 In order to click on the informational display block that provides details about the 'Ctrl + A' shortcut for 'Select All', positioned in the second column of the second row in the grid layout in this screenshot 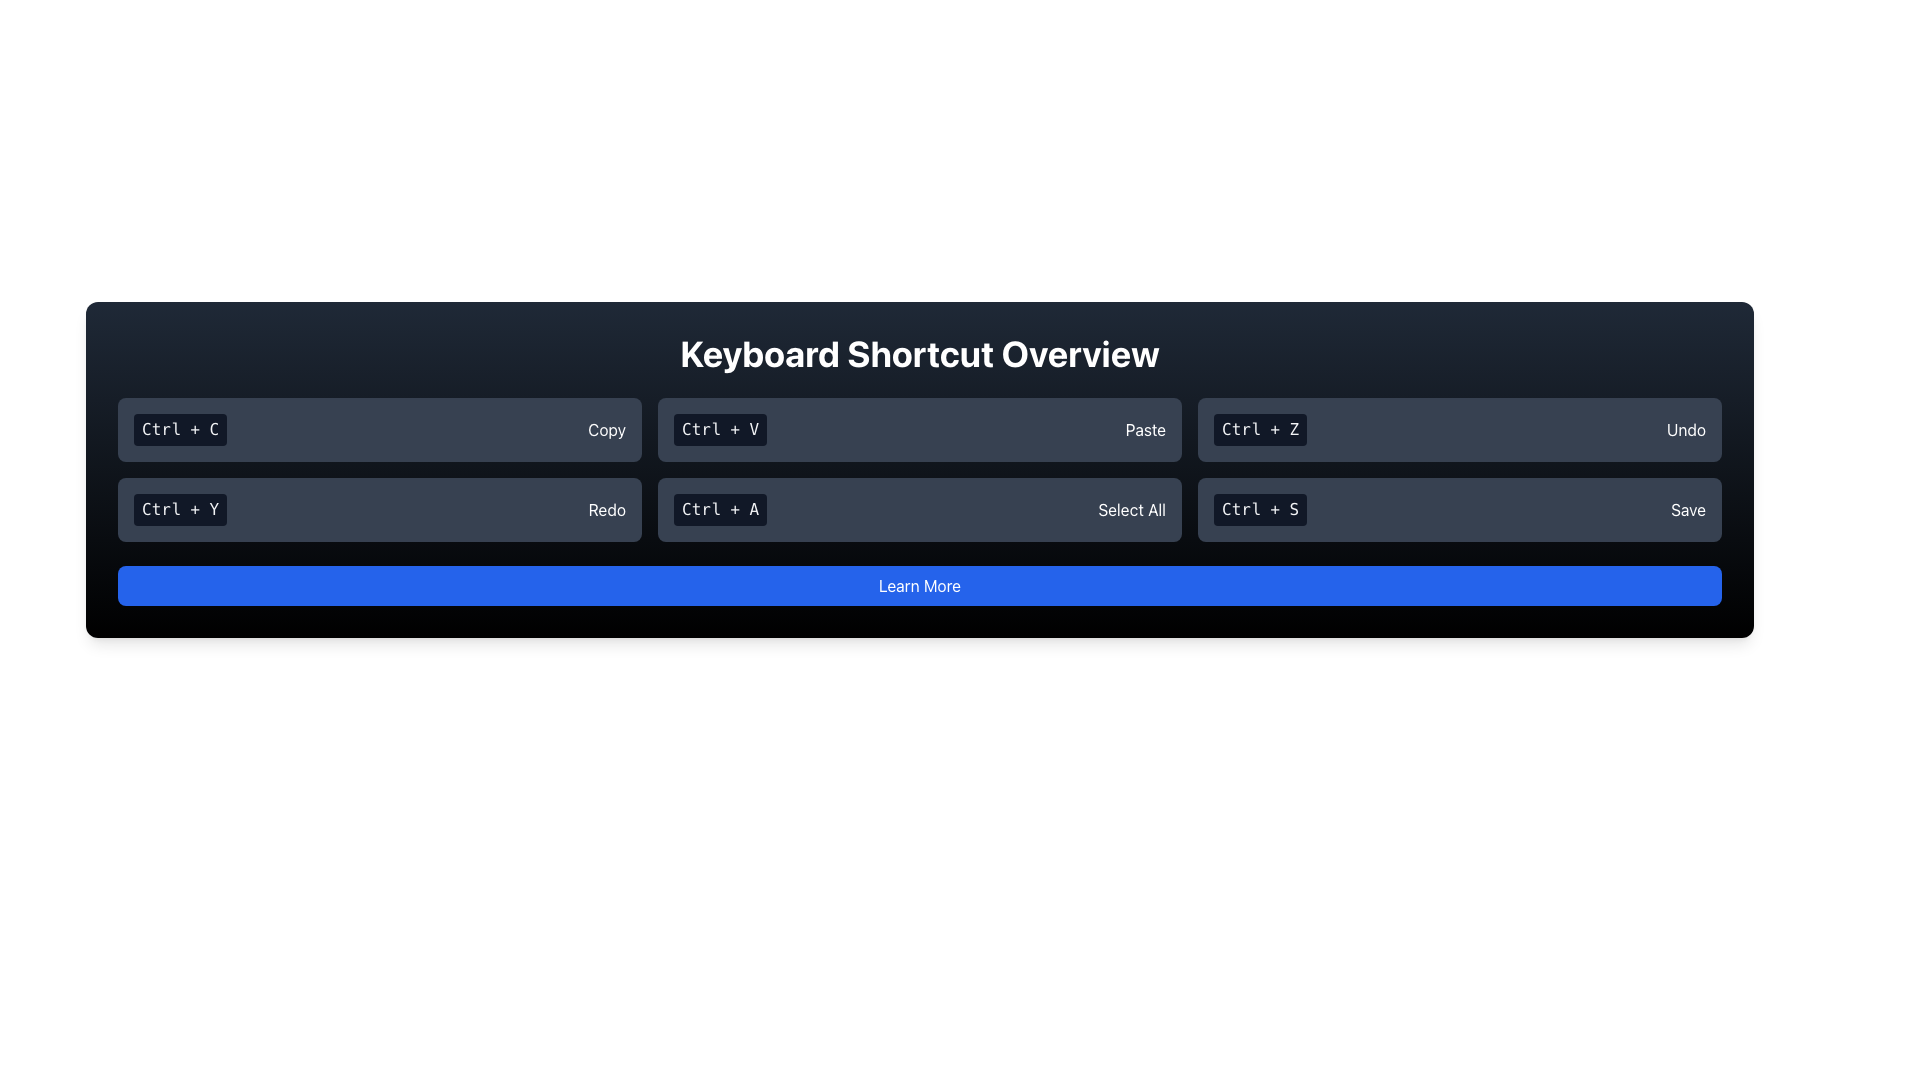, I will do `click(919, 508)`.